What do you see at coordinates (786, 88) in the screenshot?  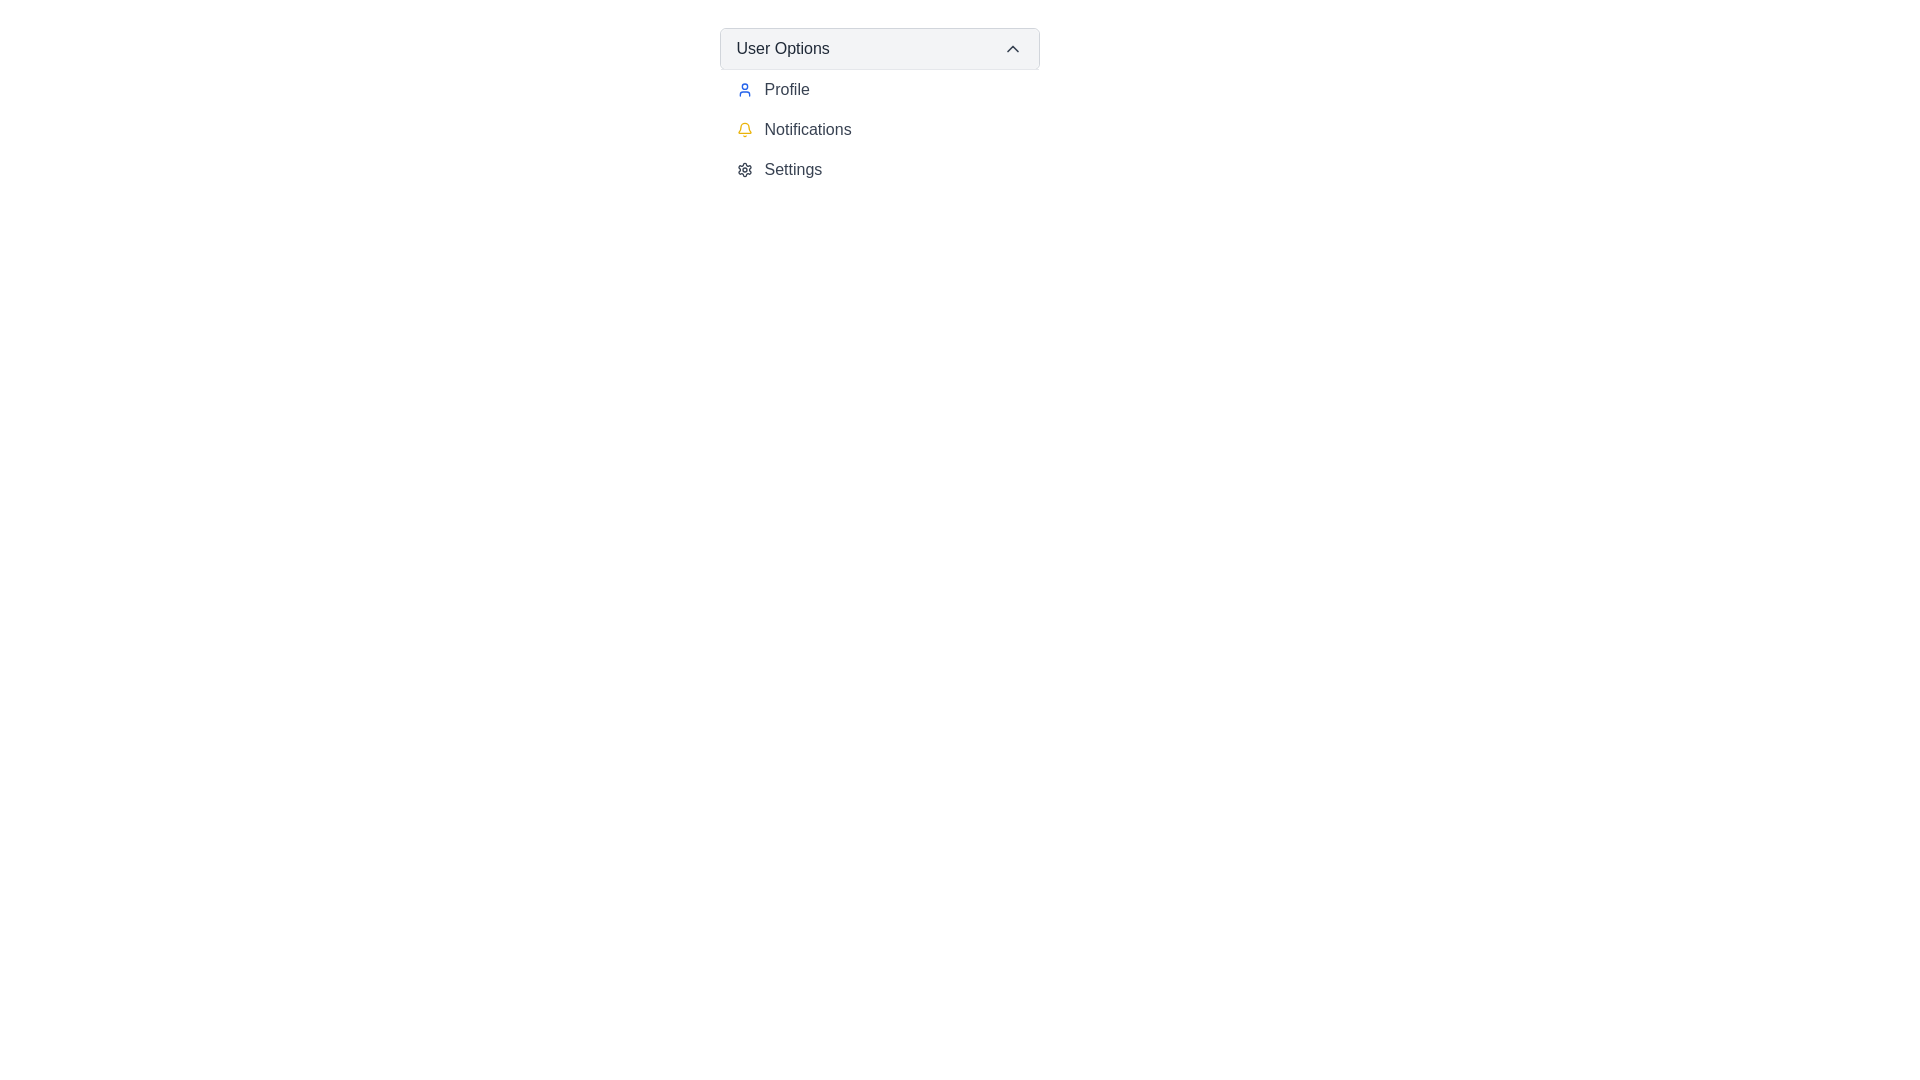 I see `text label that serves as a navigation link to the profile page, located within the 'User Options' dropdown menu` at bounding box center [786, 88].